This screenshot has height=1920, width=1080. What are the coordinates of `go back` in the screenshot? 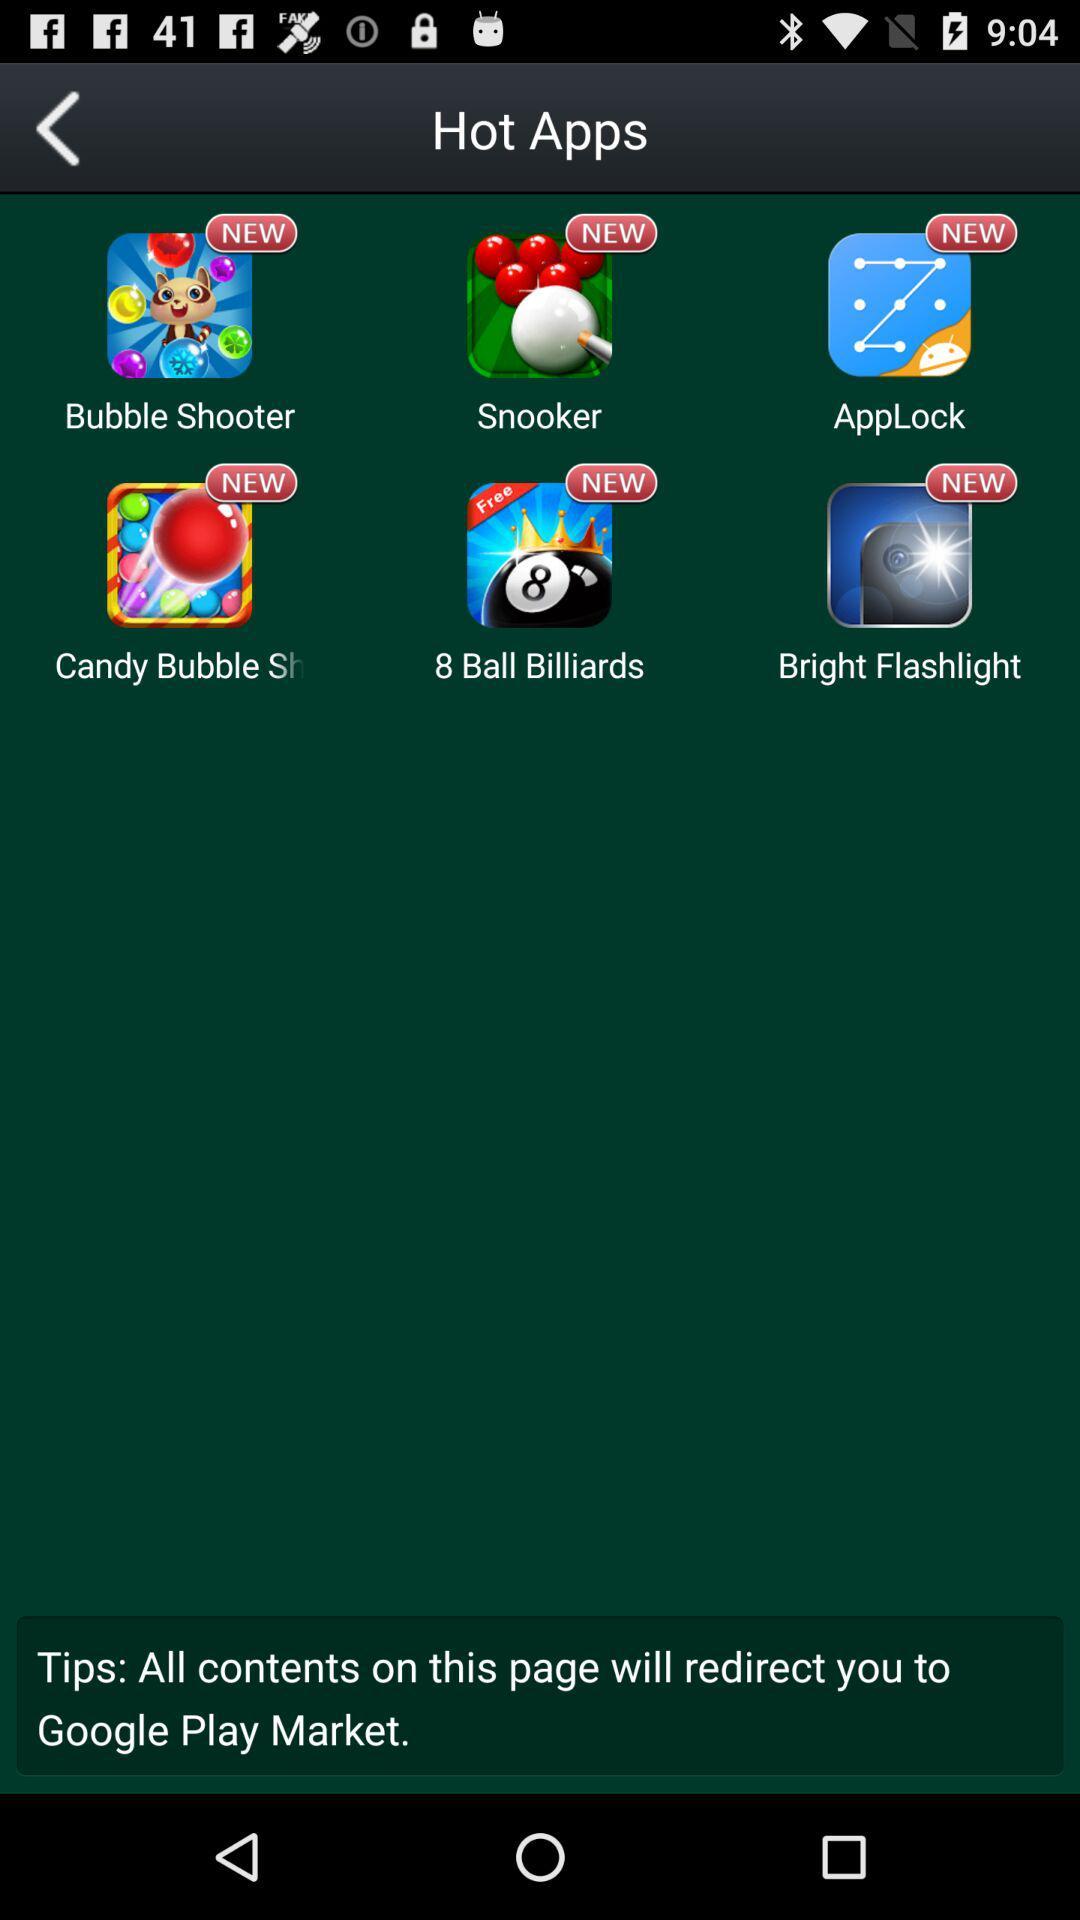 It's located at (64, 127).